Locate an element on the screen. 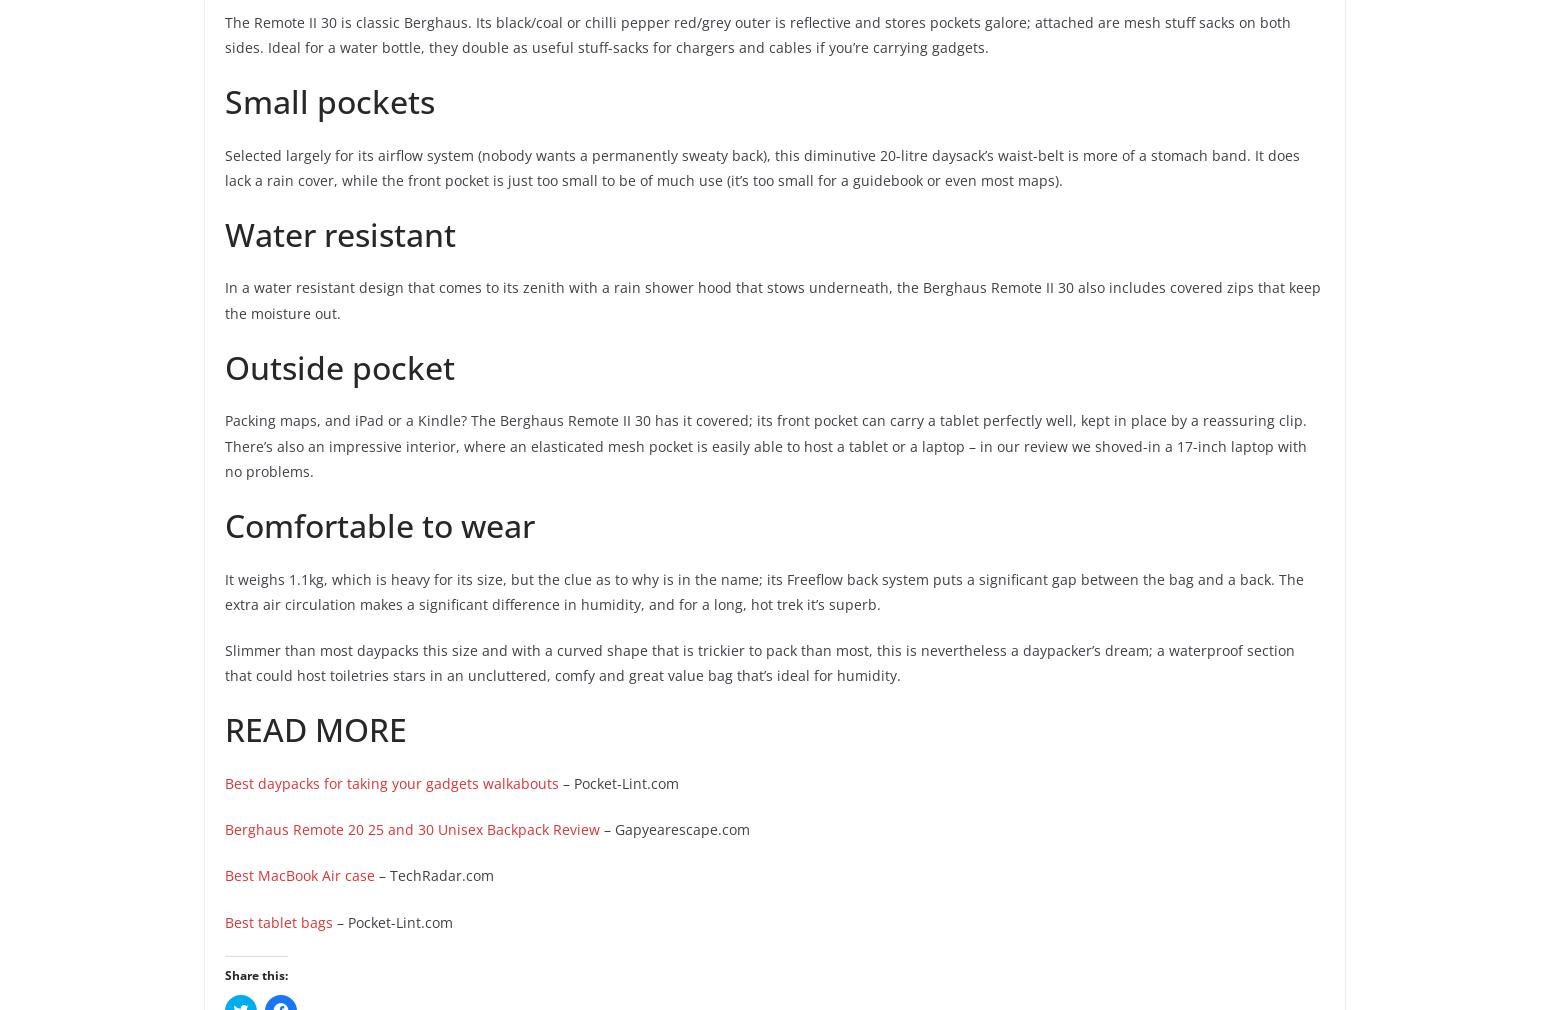 The height and width of the screenshot is (1010, 1550). '– Gapyearescape.com' is located at coordinates (674, 829).